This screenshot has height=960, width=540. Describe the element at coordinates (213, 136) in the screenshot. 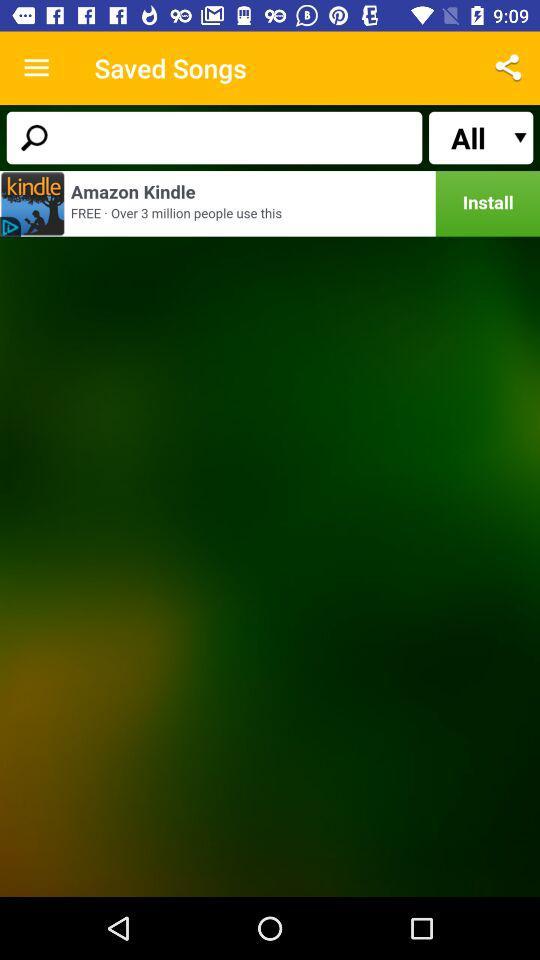

I see `search bar` at that location.